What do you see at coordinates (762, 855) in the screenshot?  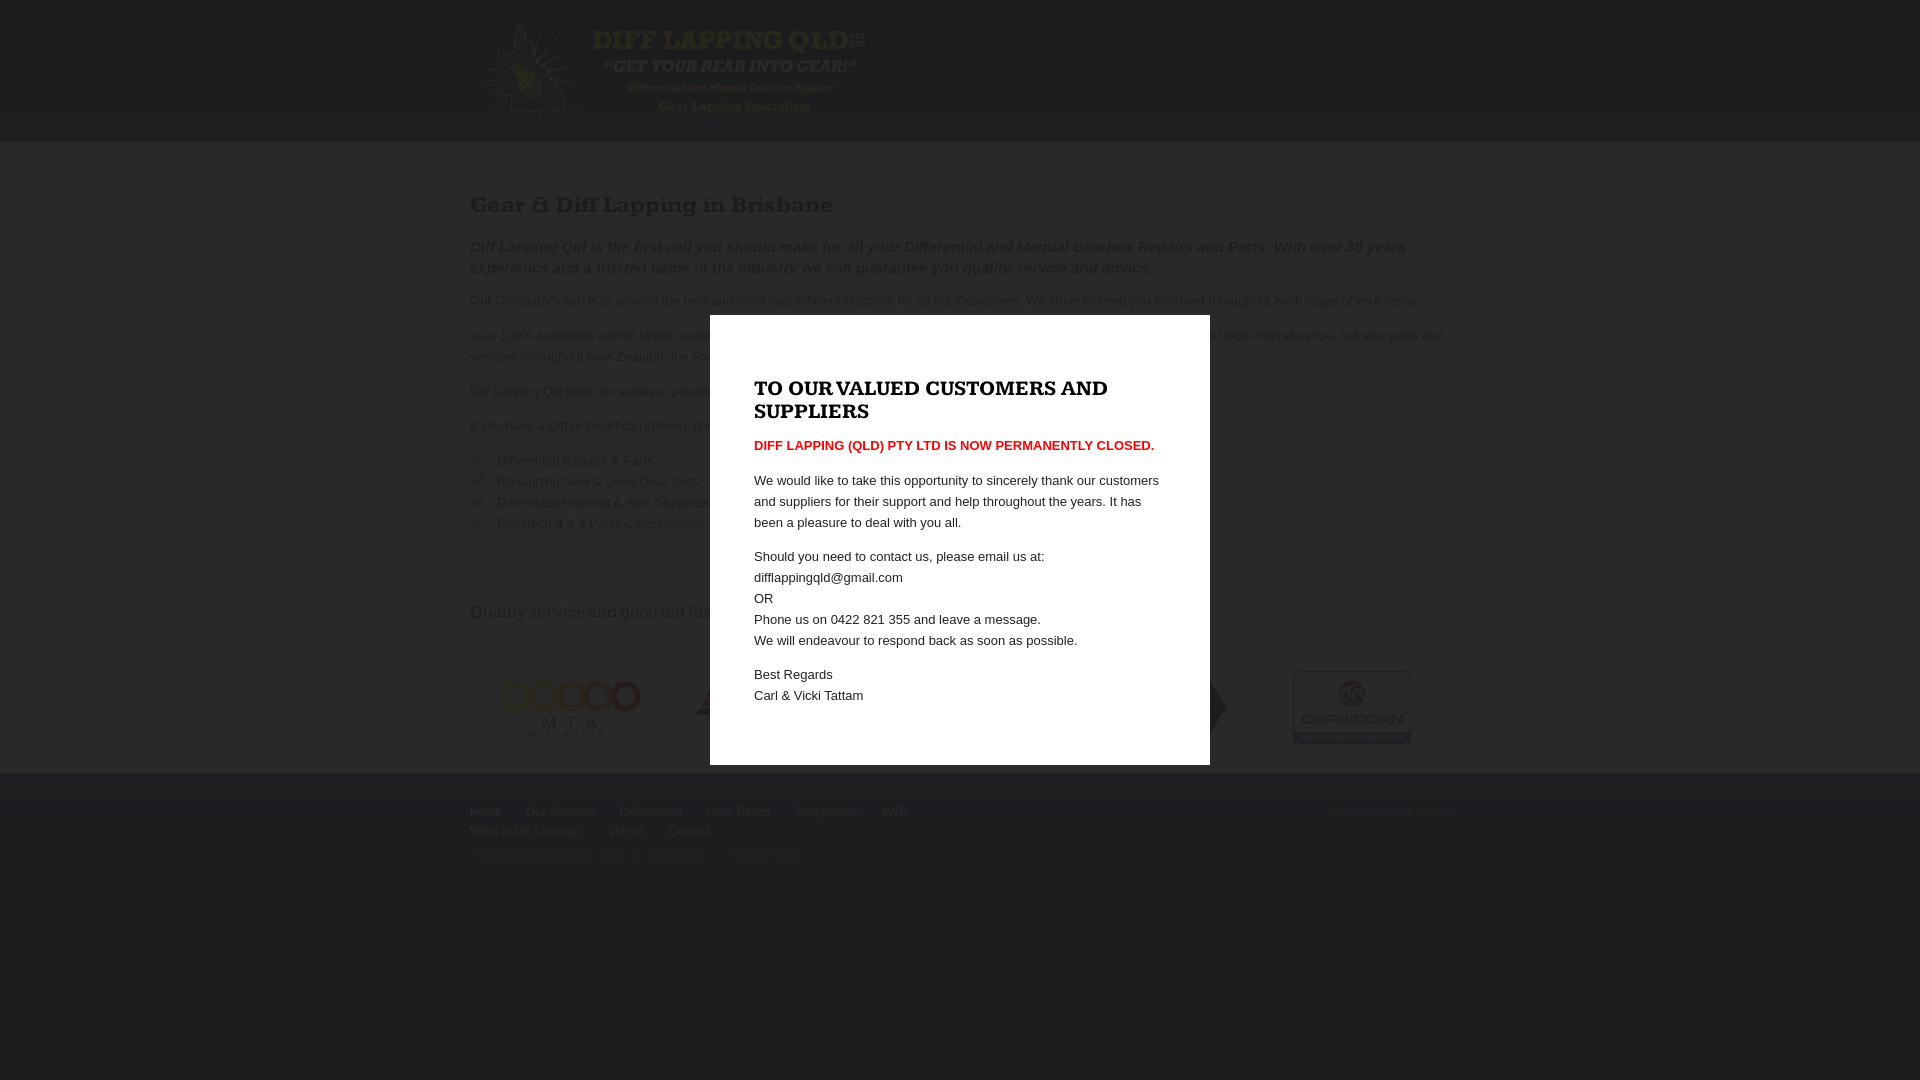 I see `'Privacy Policy'` at bounding box center [762, 855].